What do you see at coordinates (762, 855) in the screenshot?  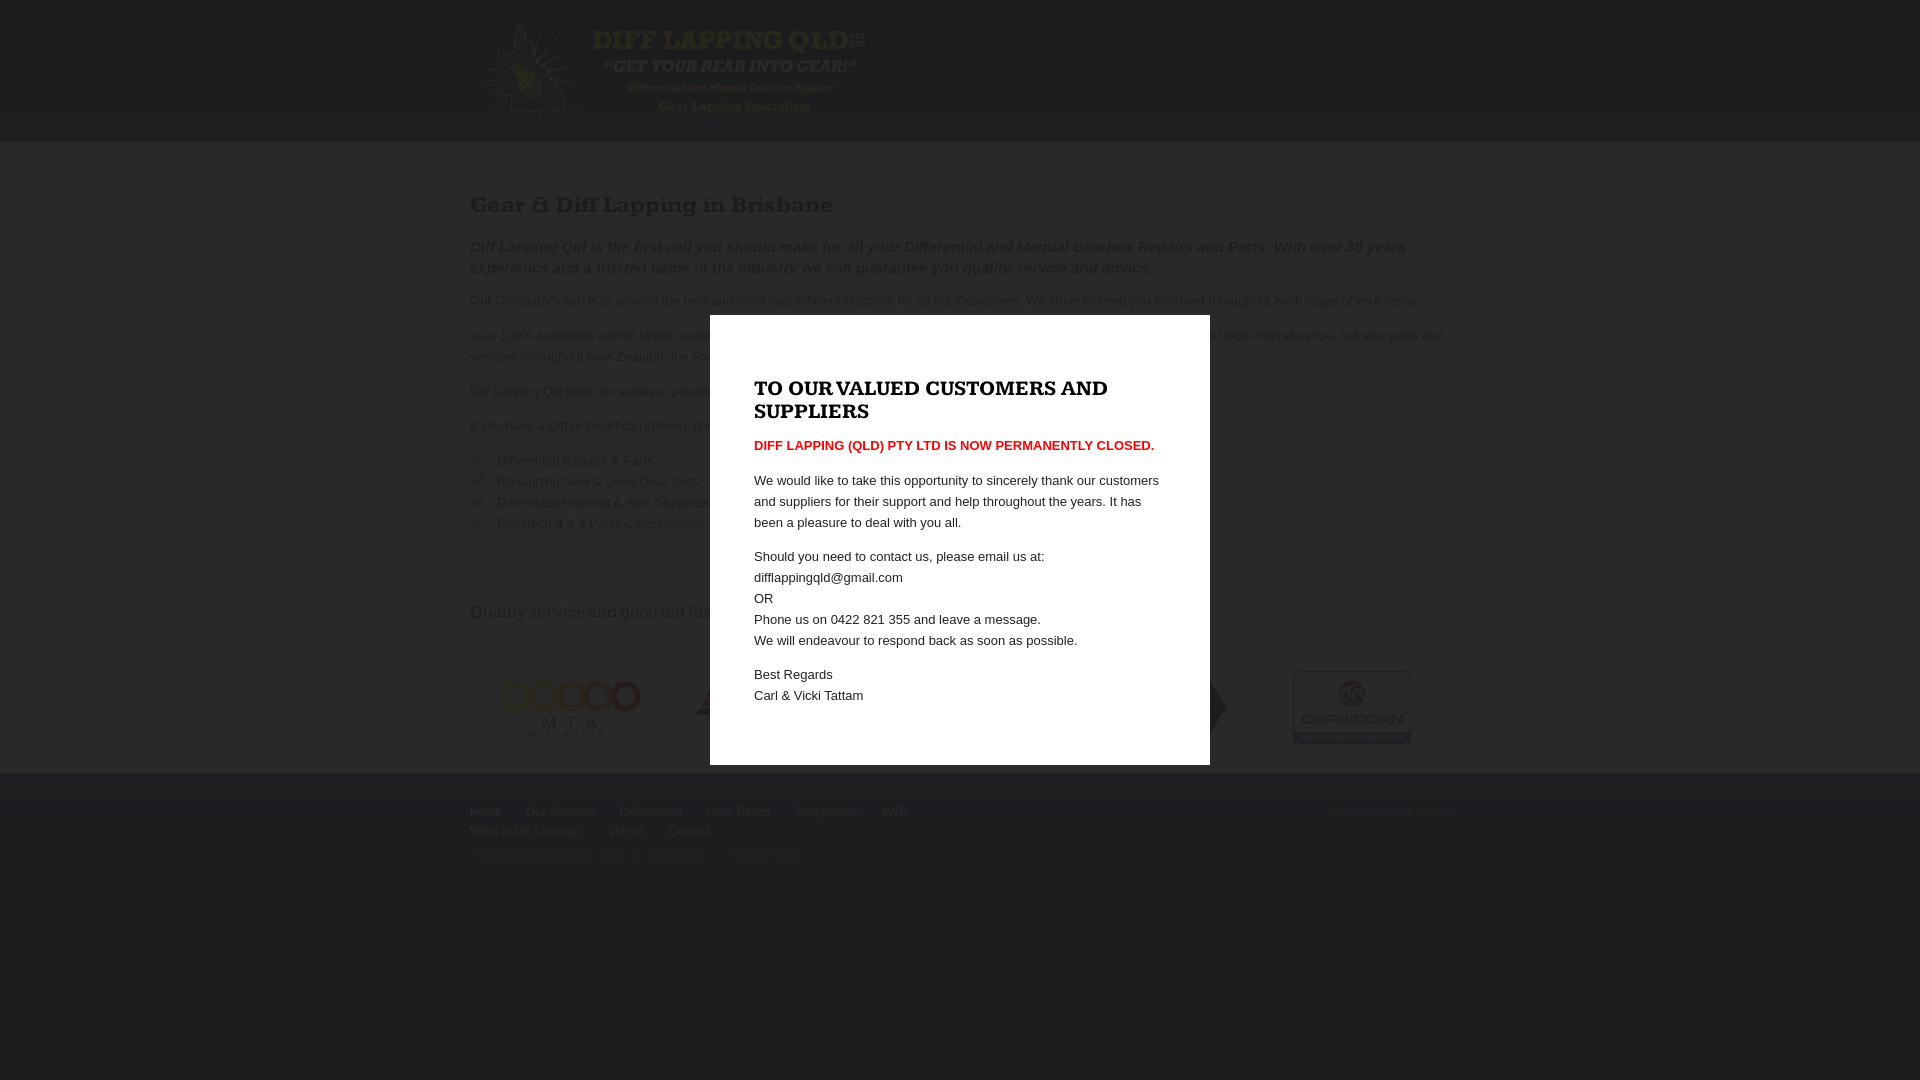 I see `'Privacy Policy'` at bounding box center [762, 855].